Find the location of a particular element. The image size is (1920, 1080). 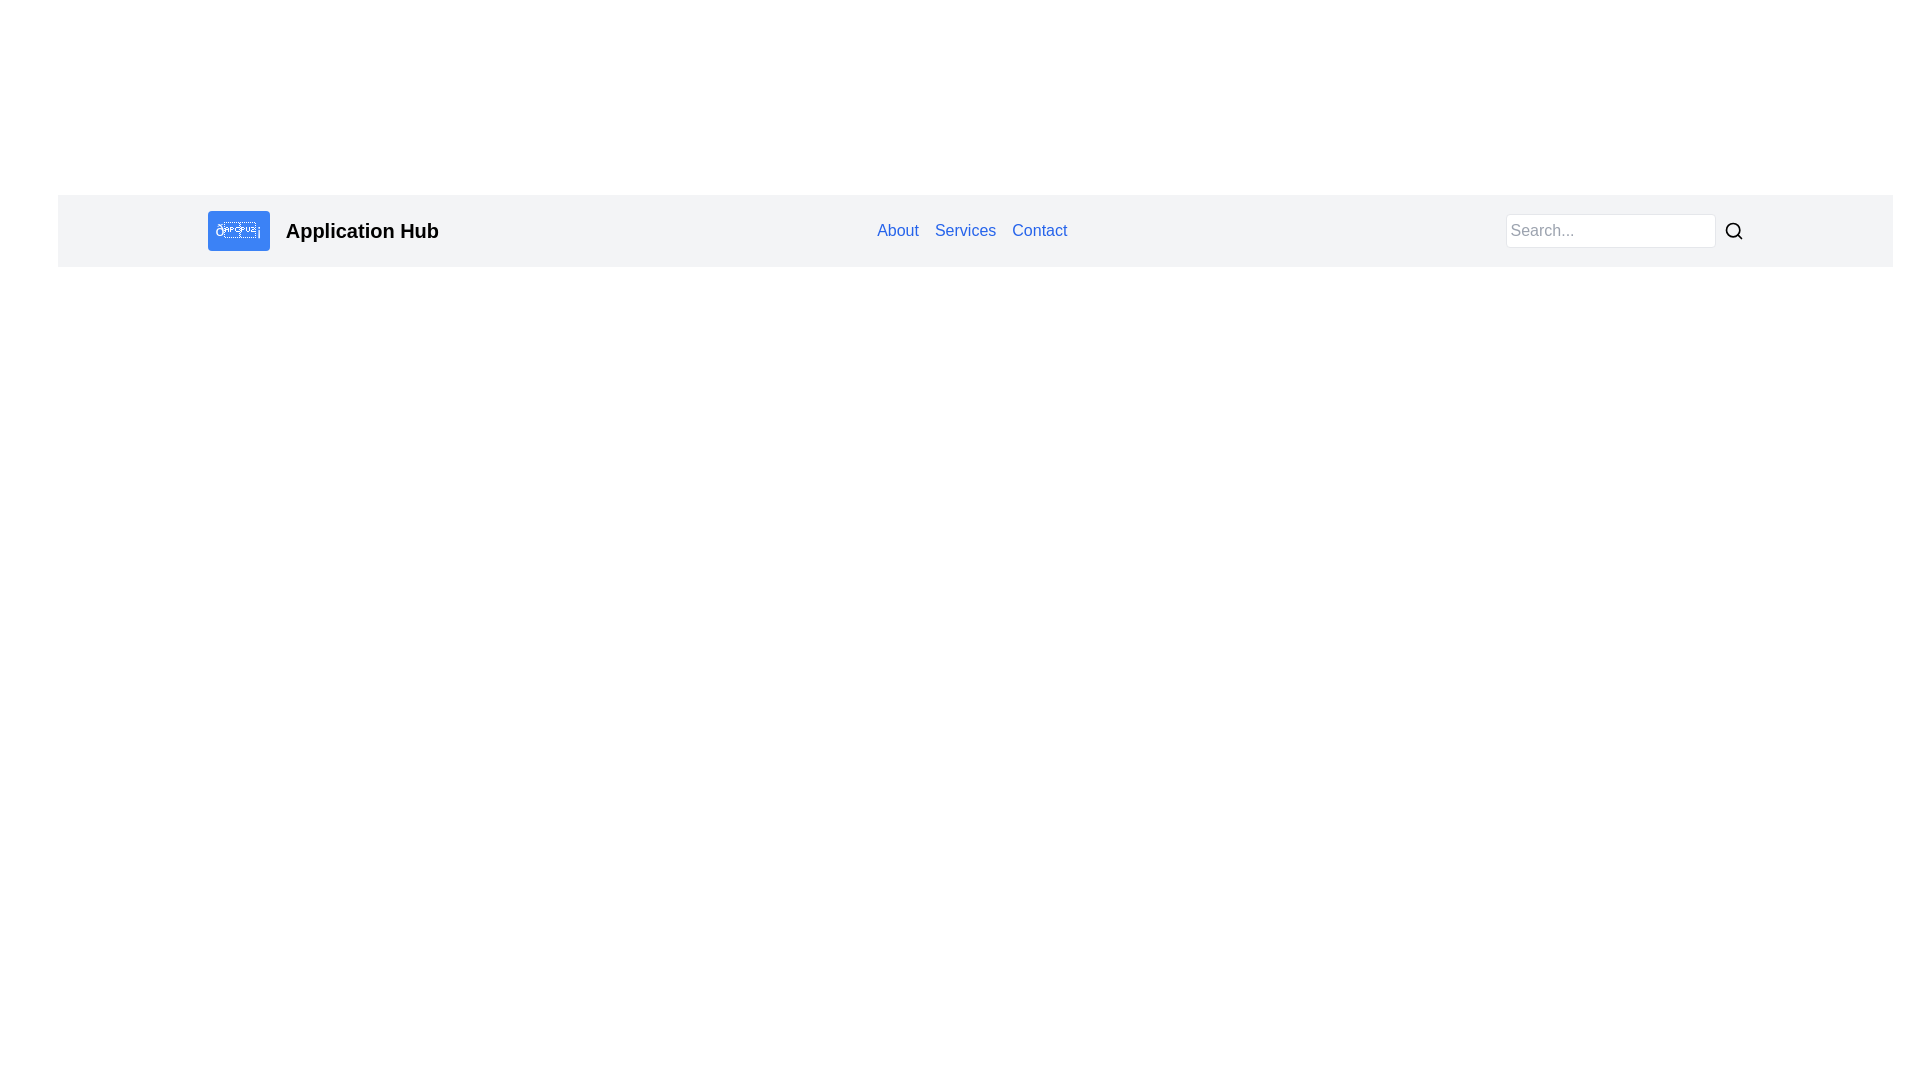

the 'Contact' text link in the navigation menu is located at coordinates (1039, 230).